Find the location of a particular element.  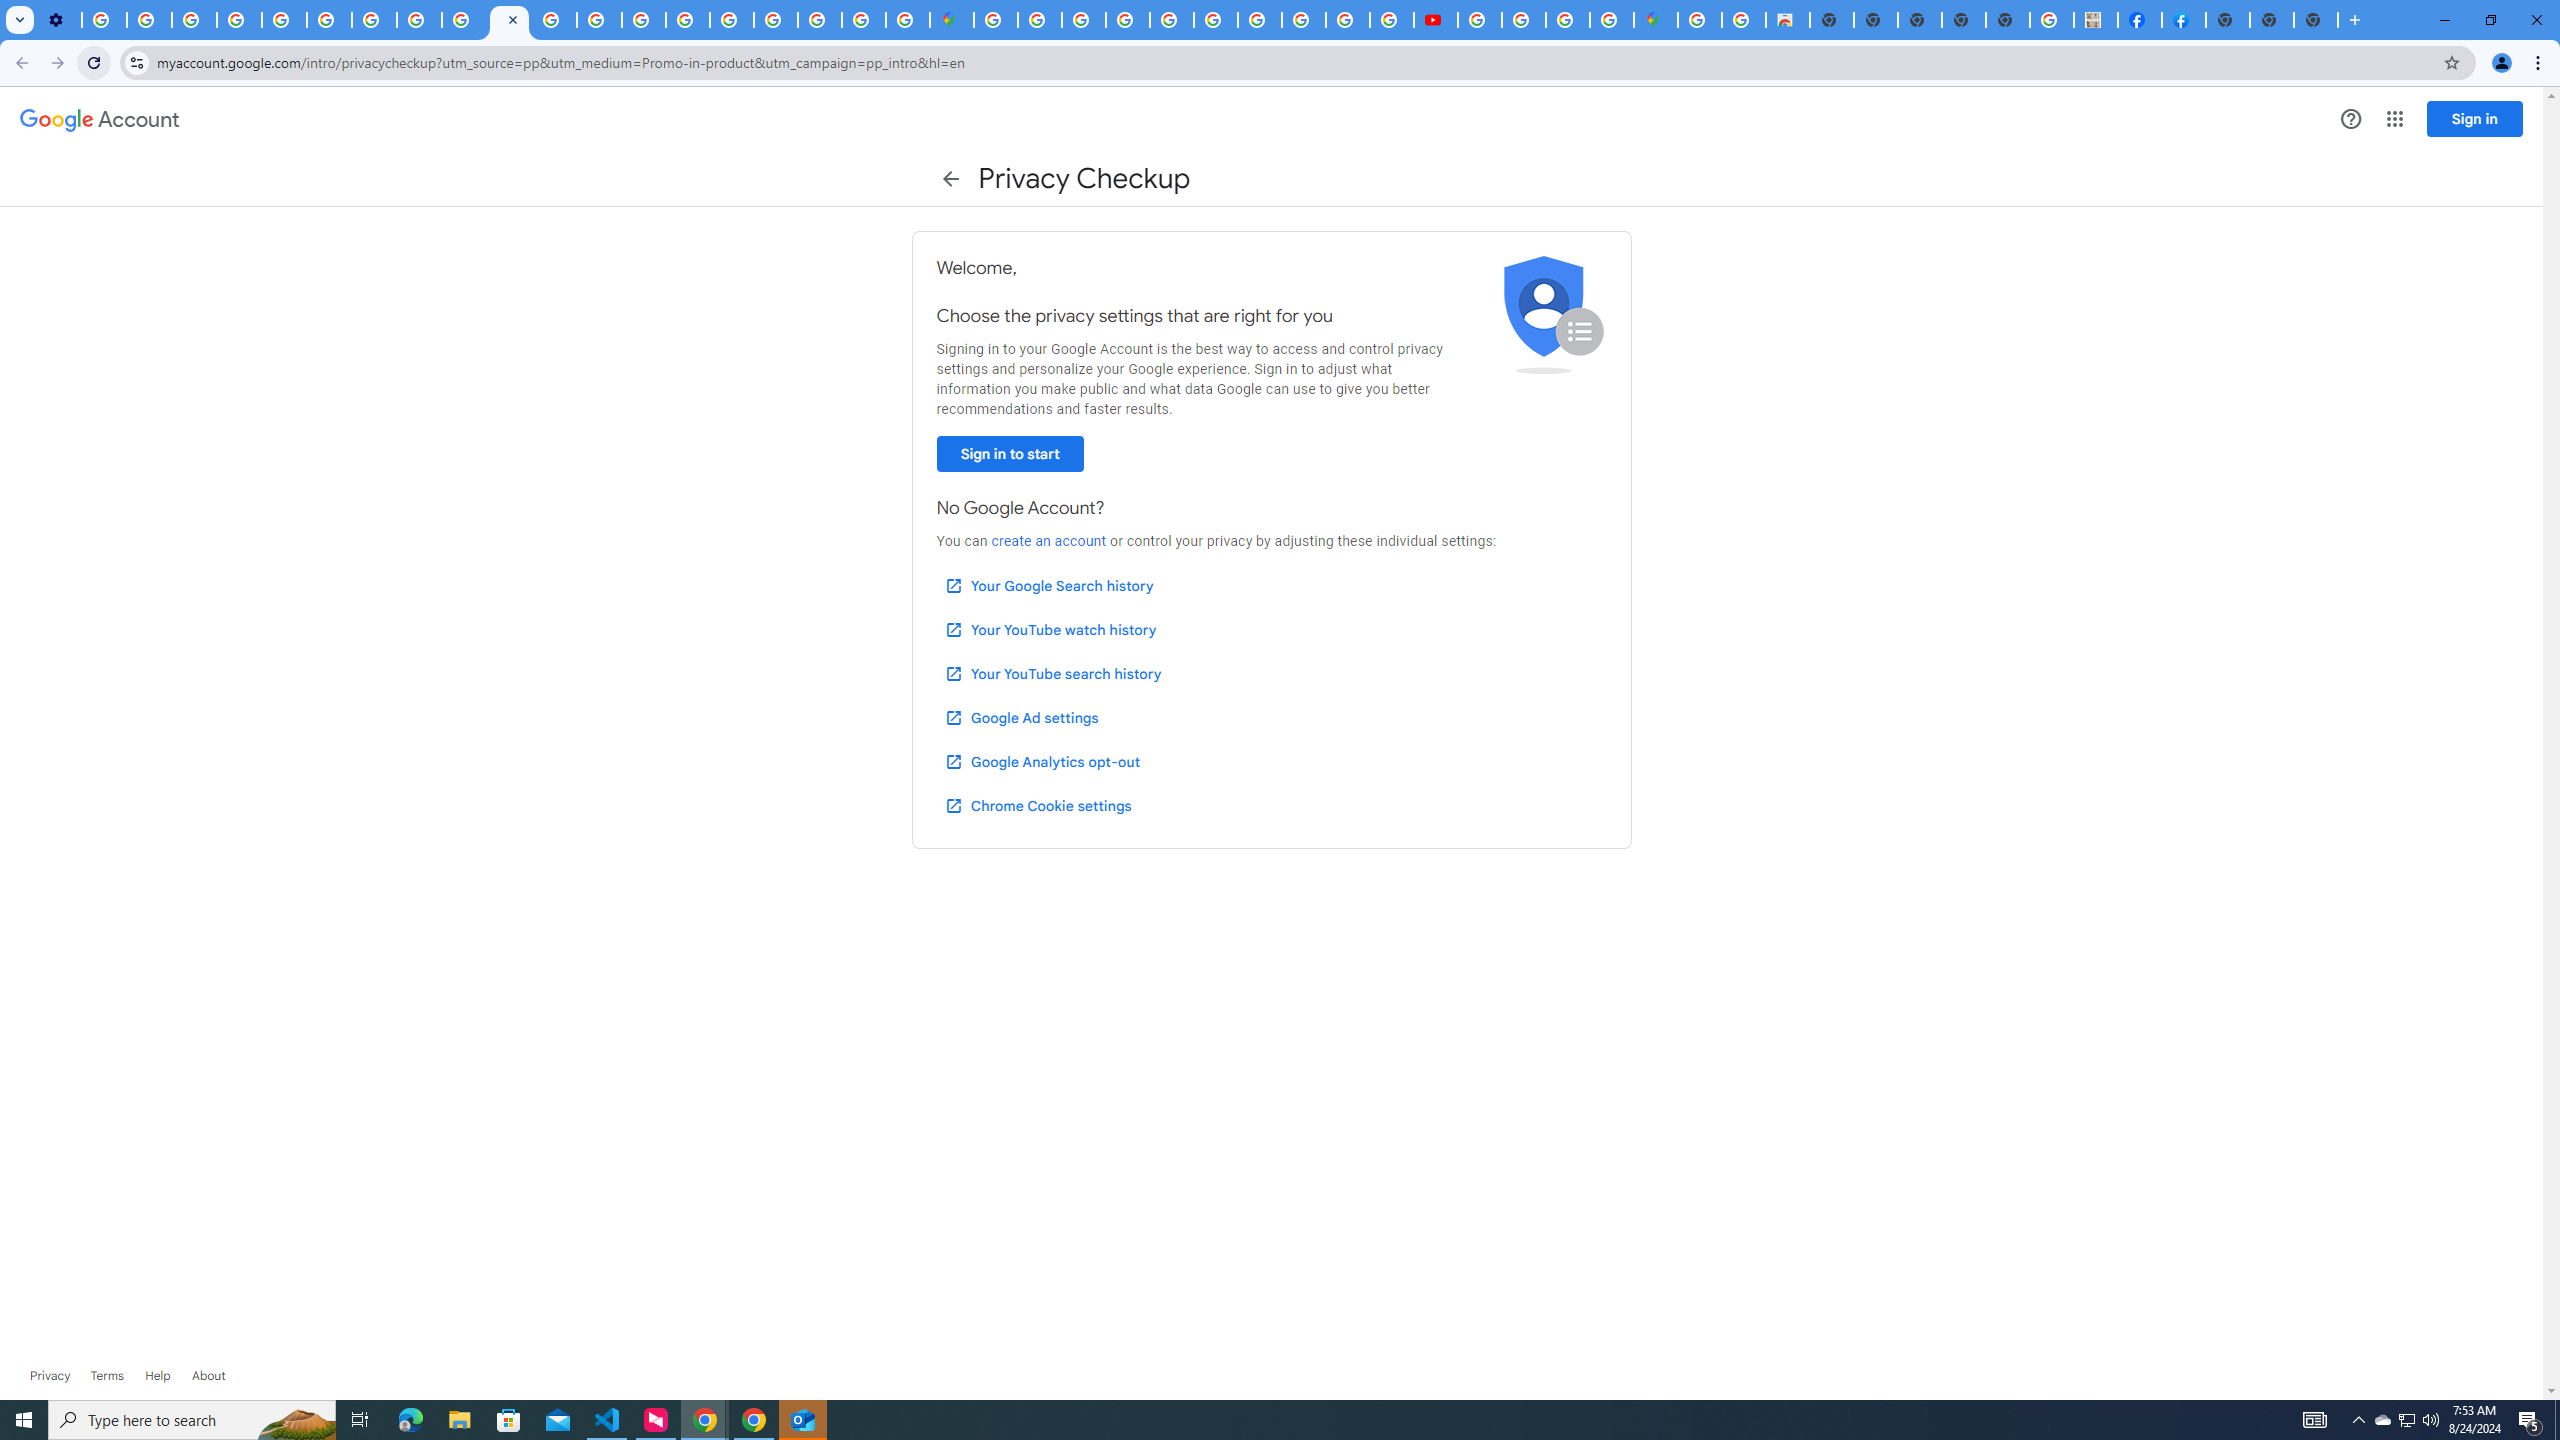

'New Tab' is located at coordinates (2226, 19).